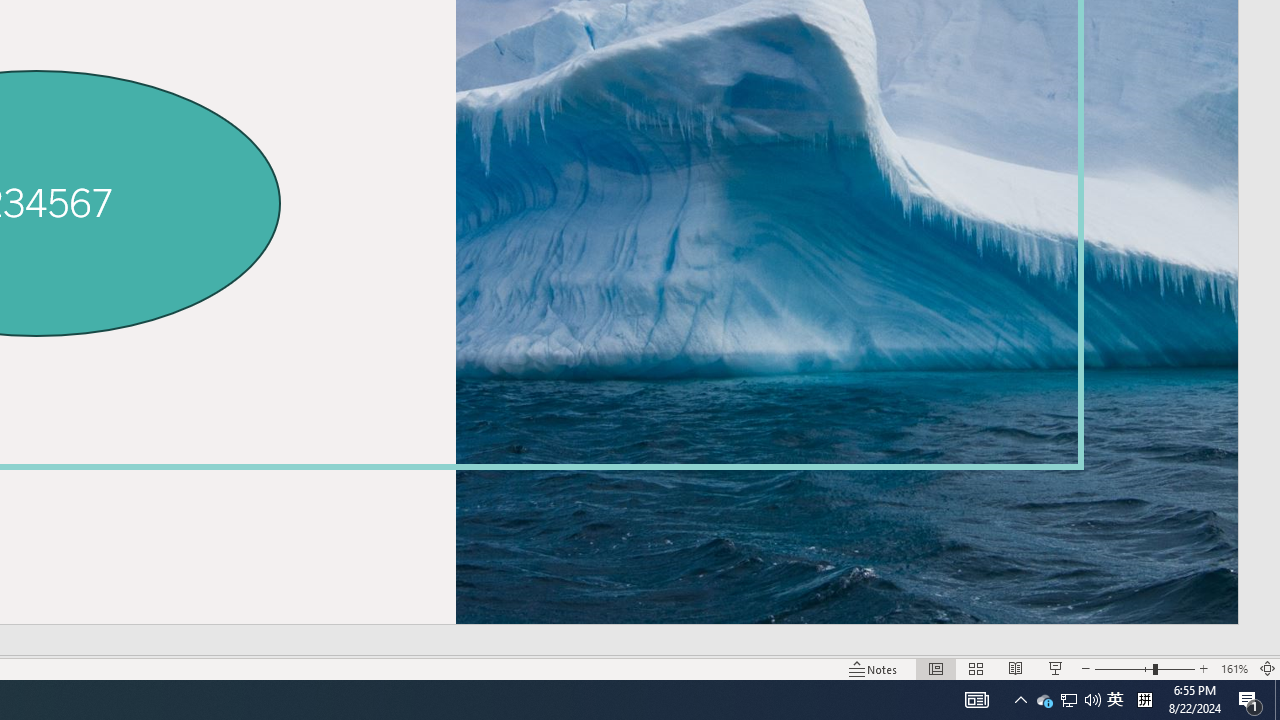 This screenshot has width=1280, height=720. Describe the element at coordinates (1092, 698) in the screenshot. I see `'Q2790: 100%'` at that location.